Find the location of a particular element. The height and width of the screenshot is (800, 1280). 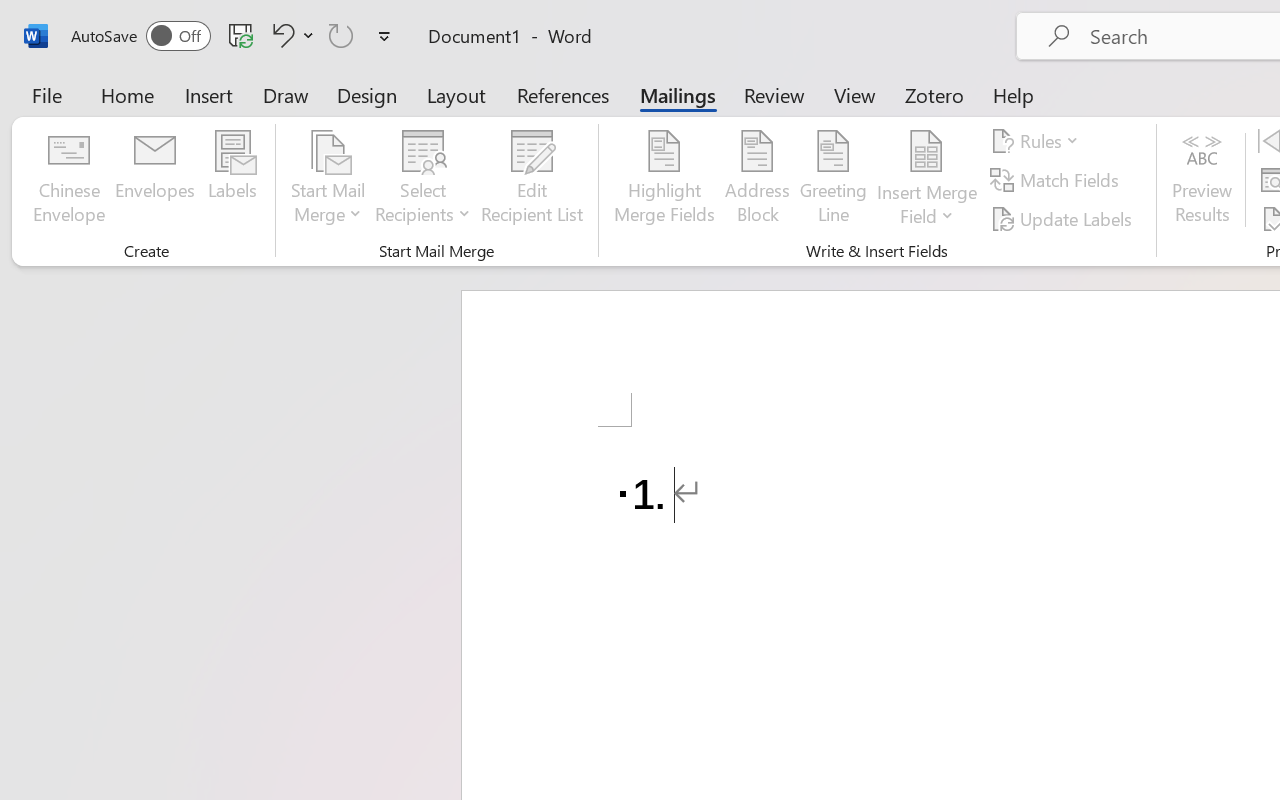

'Insert Merge Field' is located at coordinates (926, 179).